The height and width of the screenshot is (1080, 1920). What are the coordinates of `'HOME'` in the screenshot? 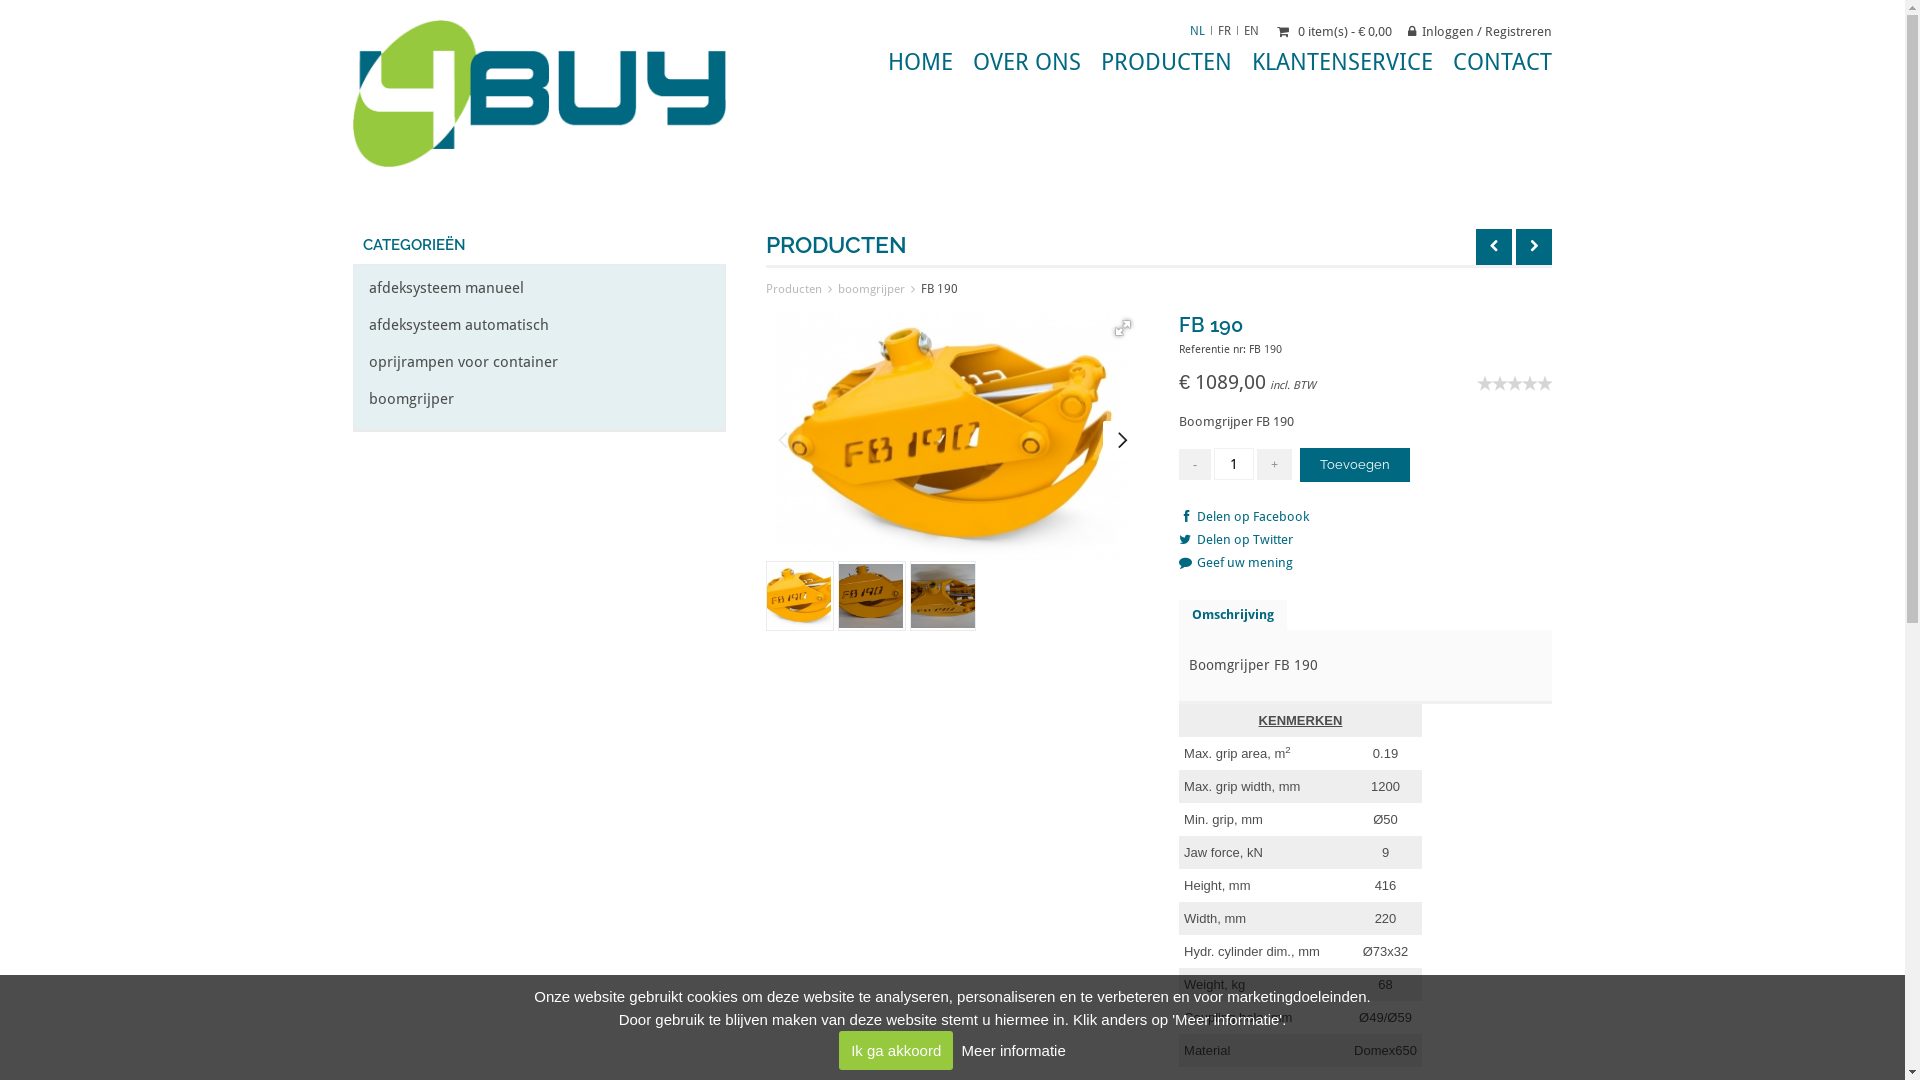 It's located at (919, 60).